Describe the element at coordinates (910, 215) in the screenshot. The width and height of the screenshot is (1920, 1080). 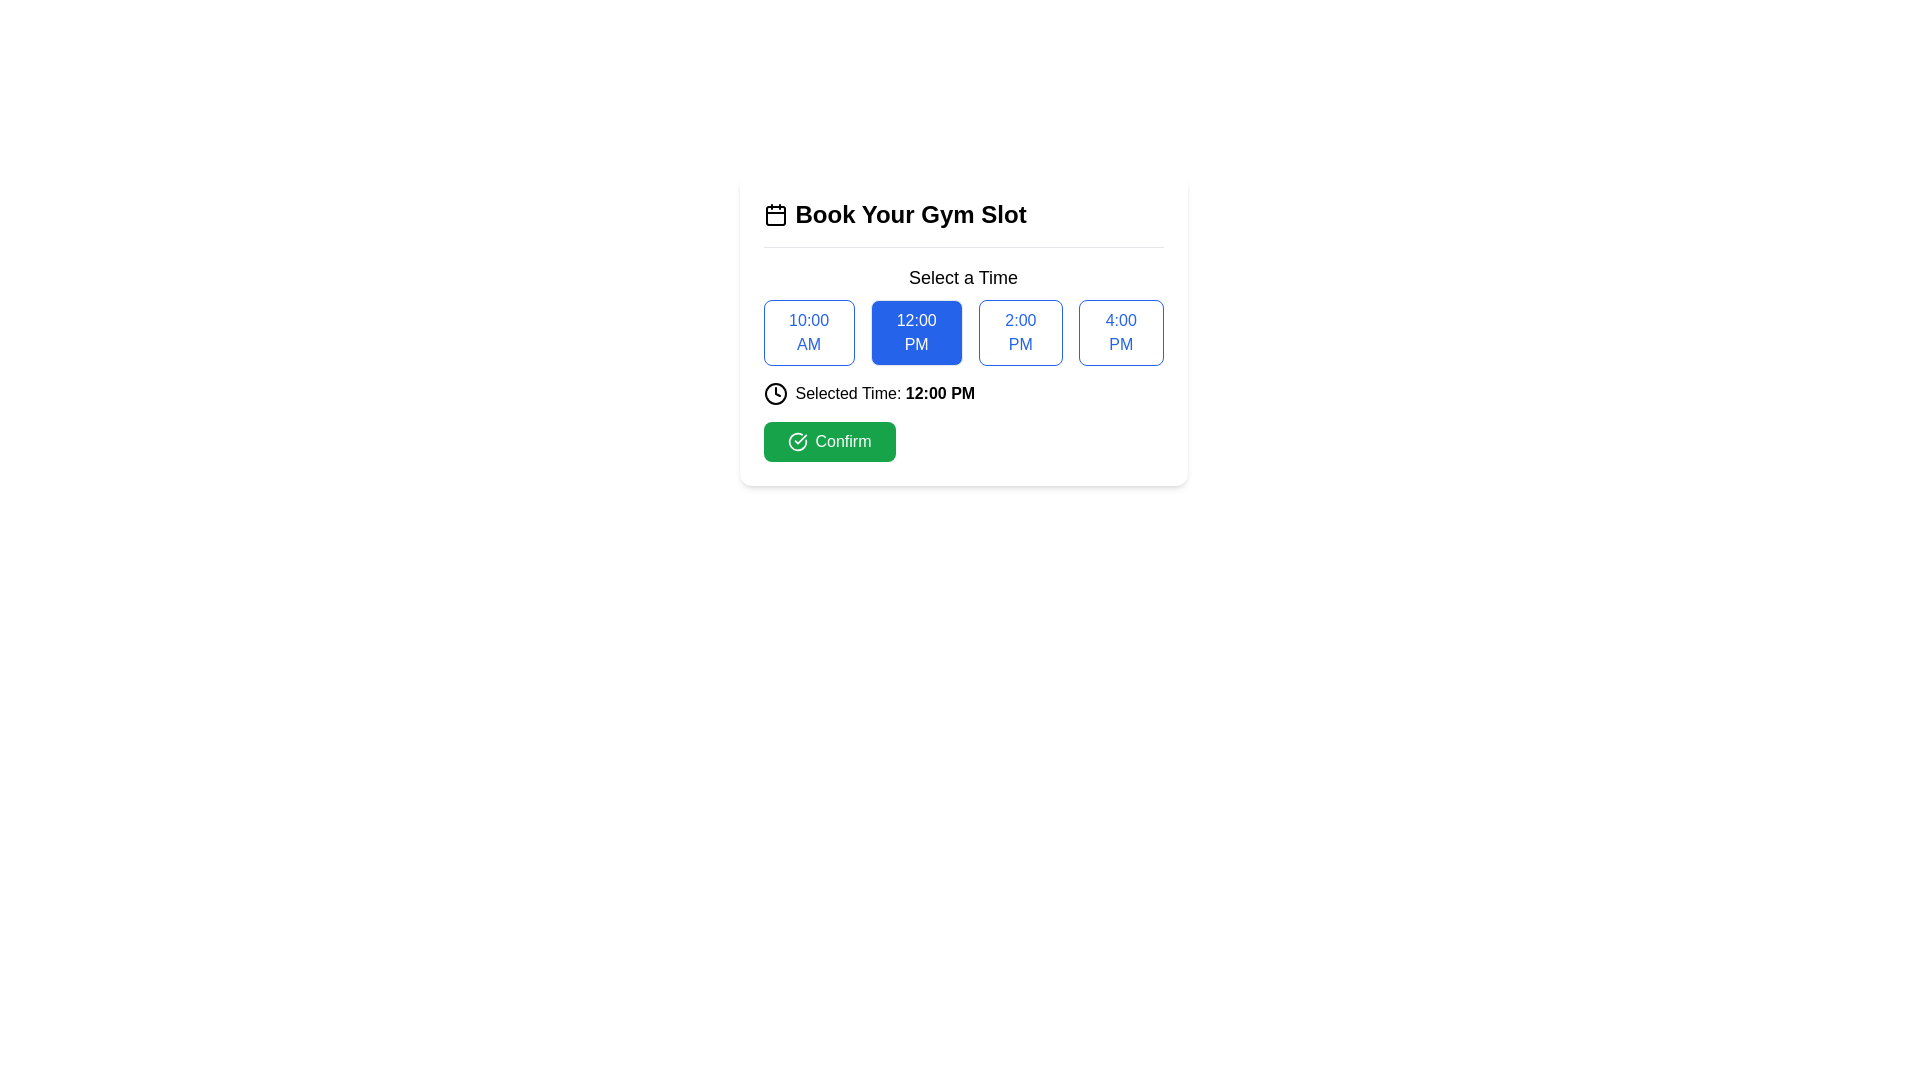
I see `the text component displaying the title 'Book Your Gym Slot' located in the header section near the calendar icon` at that location.